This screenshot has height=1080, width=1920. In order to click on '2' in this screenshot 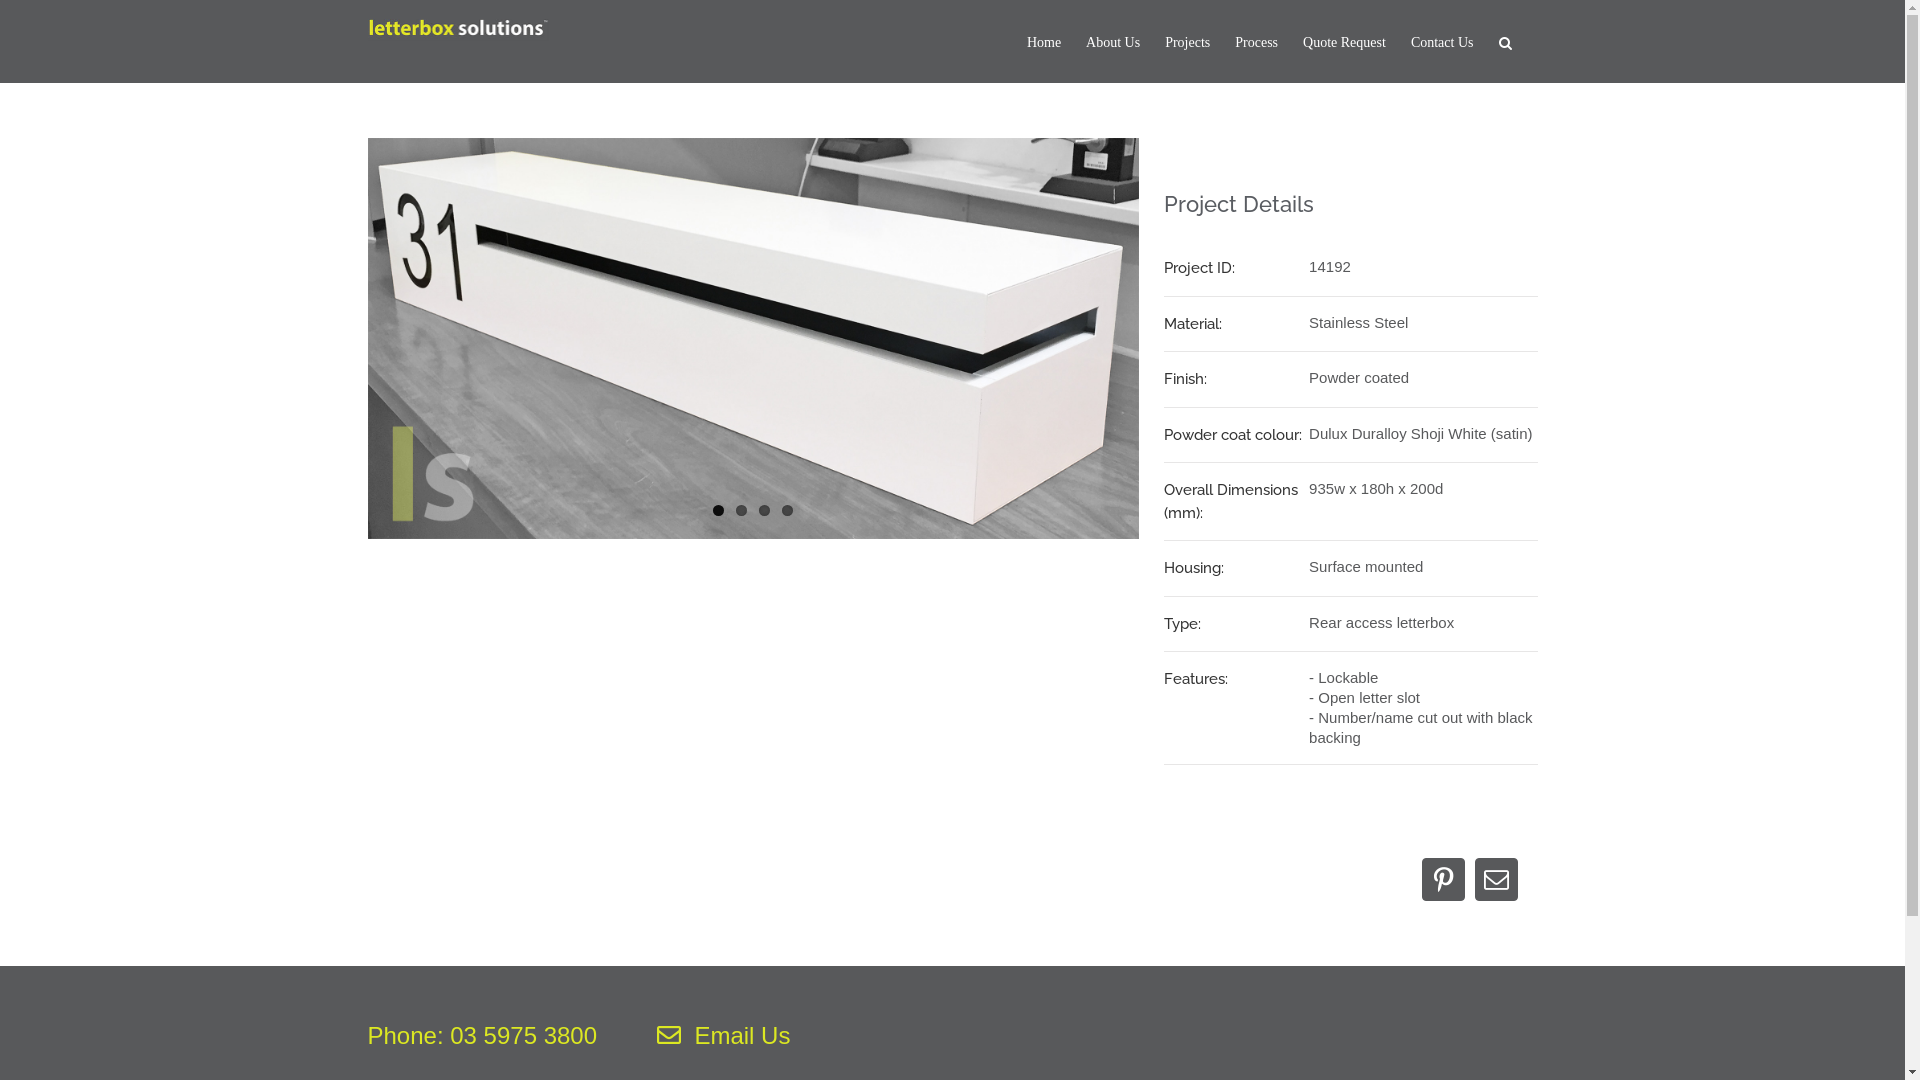, I will do `click(740, 509)`.